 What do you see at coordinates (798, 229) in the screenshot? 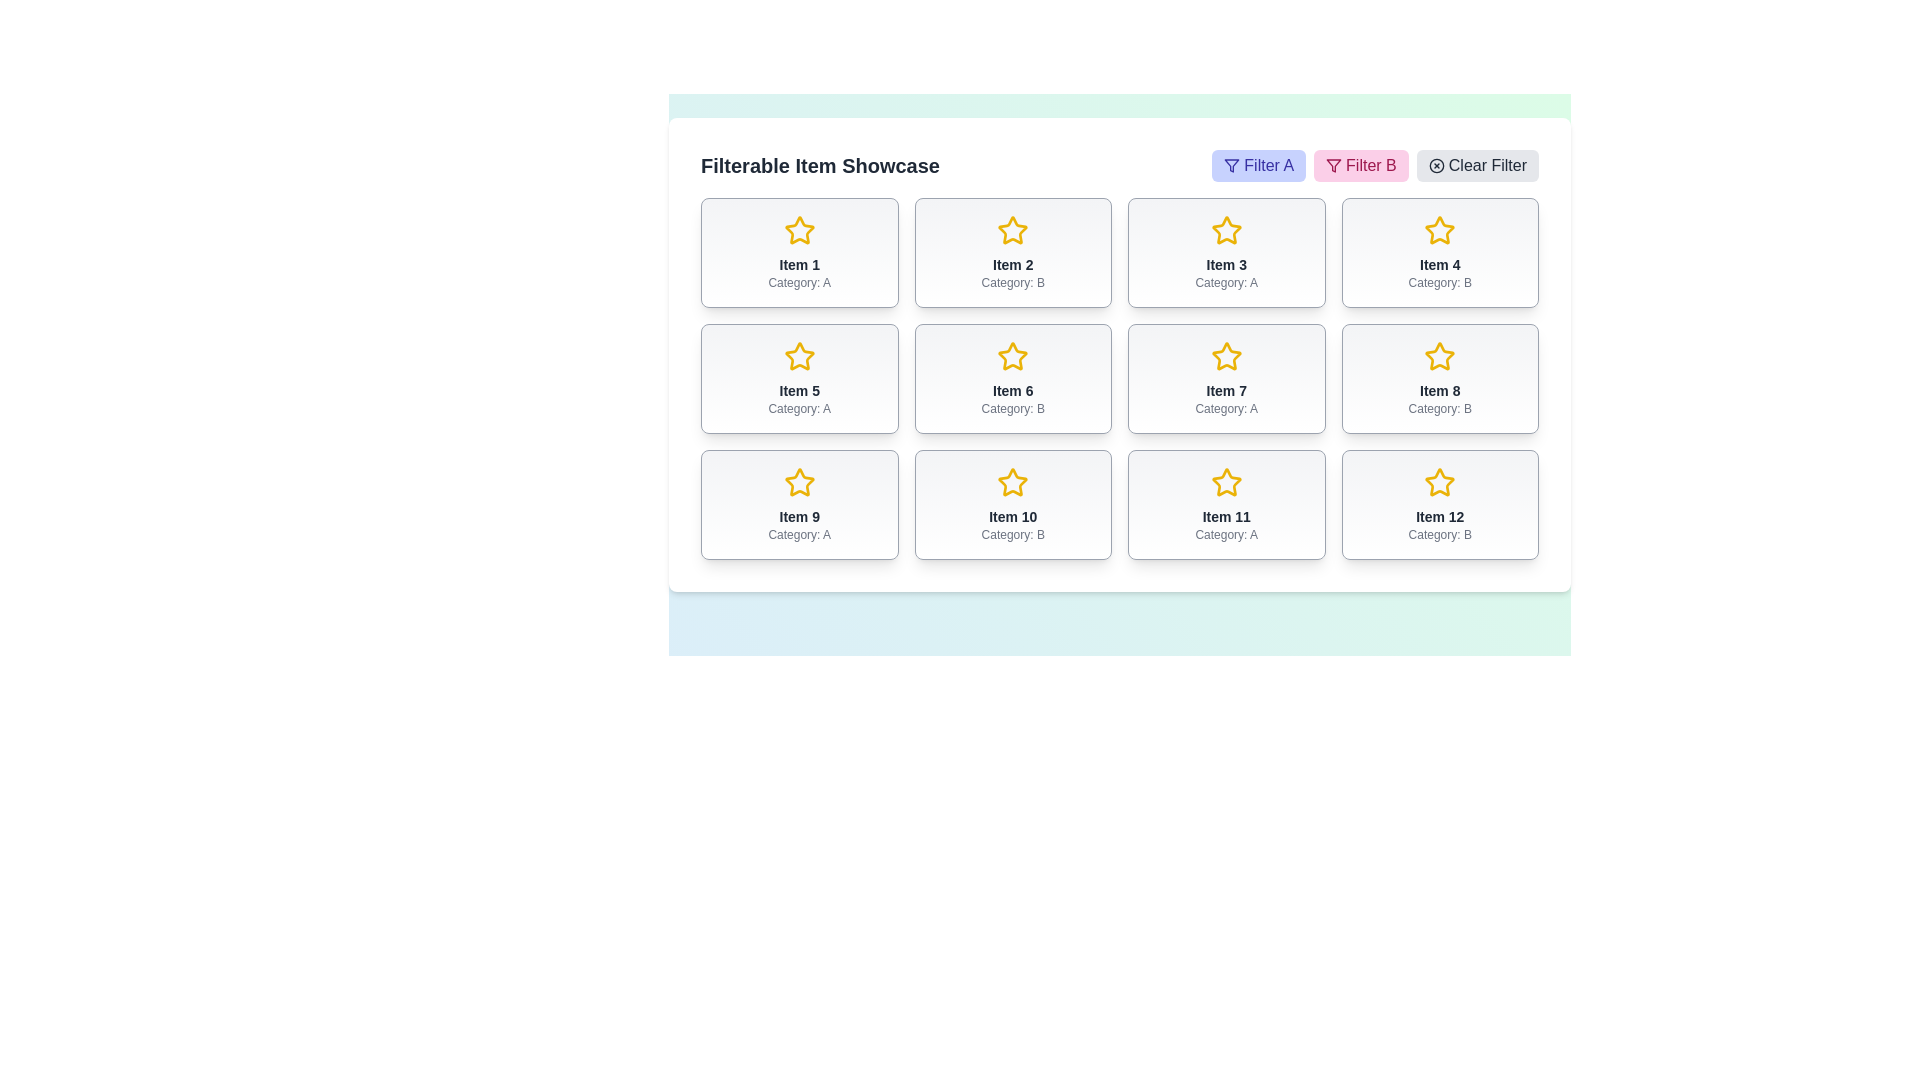
I see `the star-shaped icon in the first row and first column of the 3x4 grid layout, which is part of the card labeled 'Item 1' in the 'Filterable Item Showcase' section` at bounding box center [798, 229].